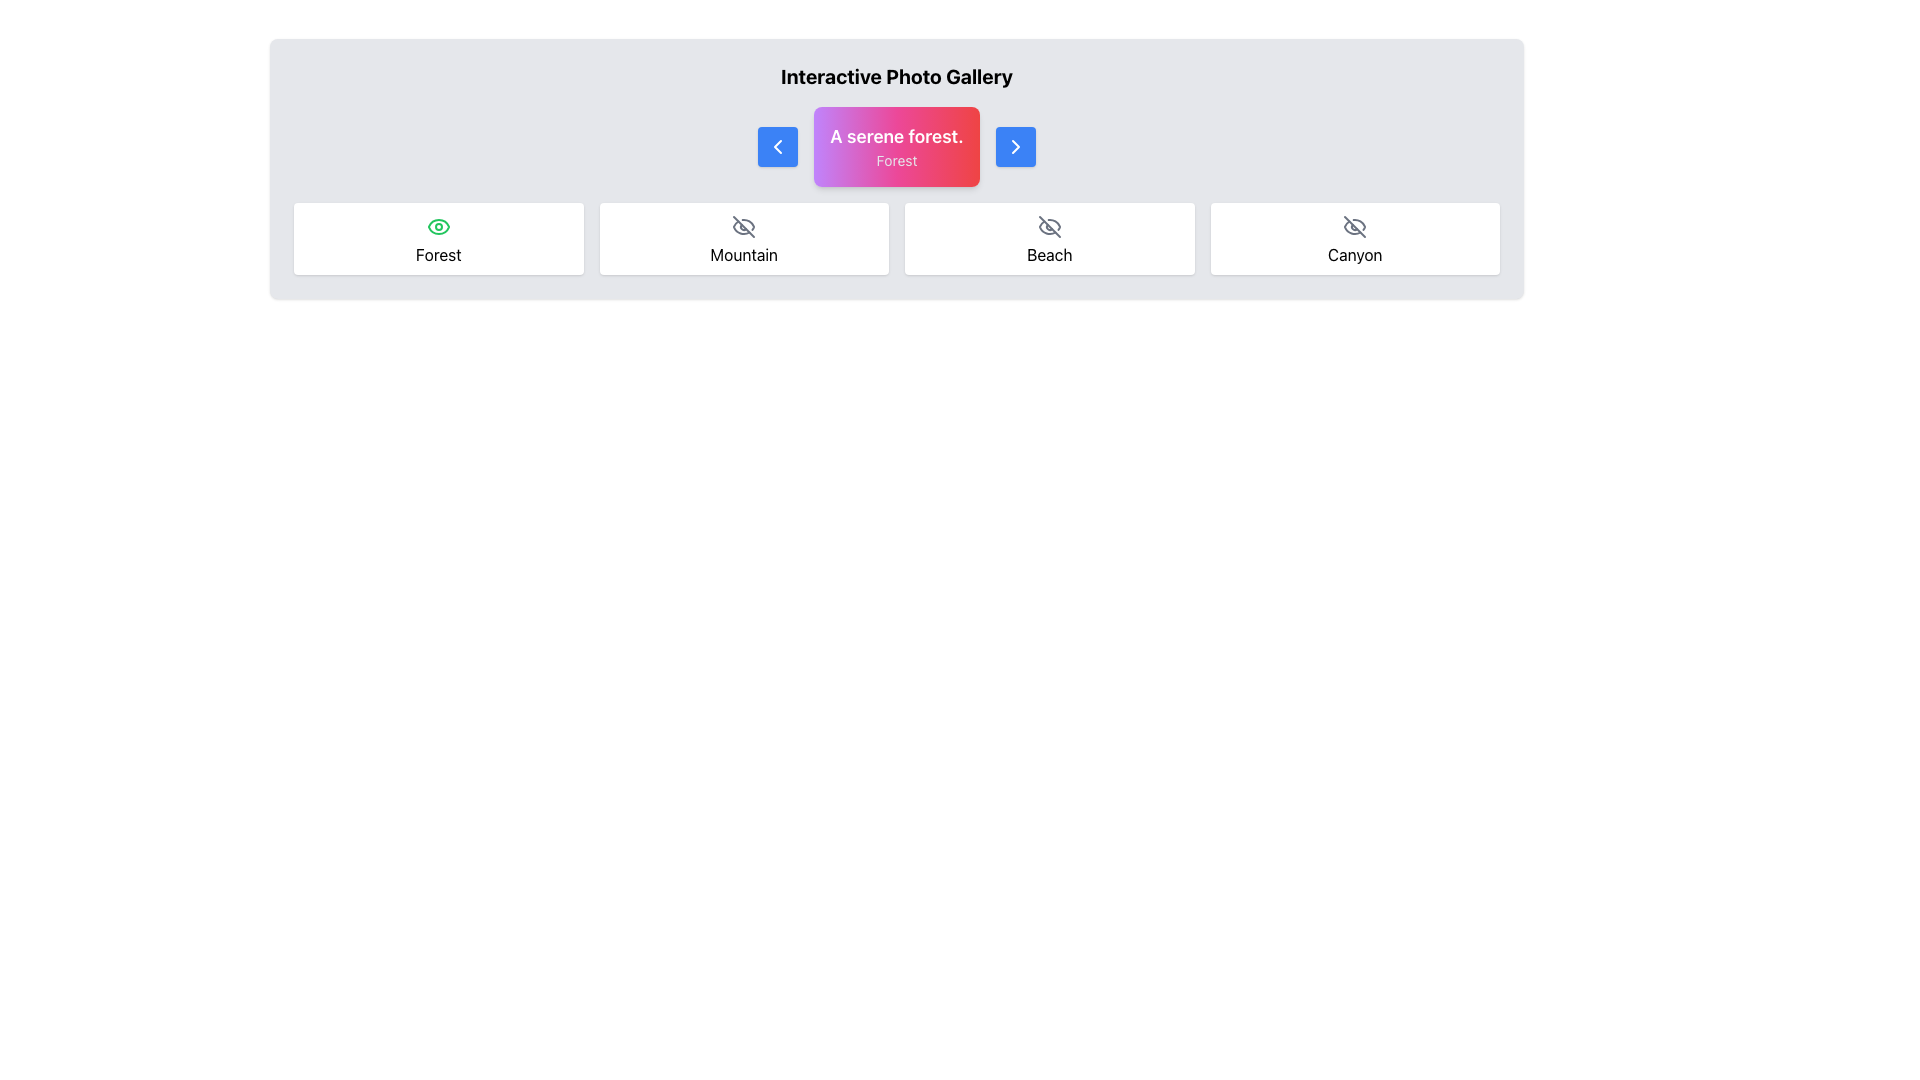 The height and width of the screenshot is (1080, 1920). What do you see at coordinates (1048, 226) in the screenshot?
I see `the 'visibility off' icon styled as an eye with a diagonal line across it in the 'Interactive Photo Gallery' section` at bounding box center [1048, 226].